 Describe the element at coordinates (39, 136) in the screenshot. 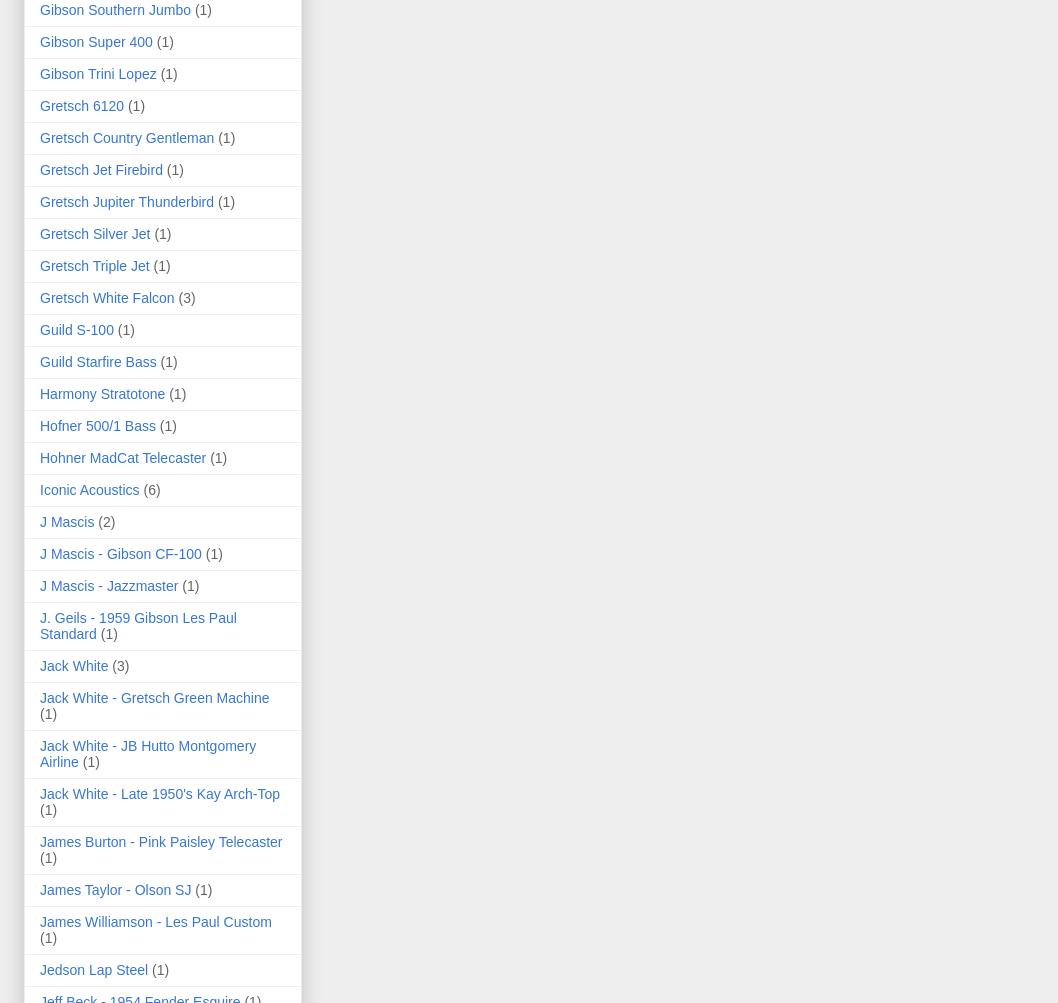

I see `'Gretsch Country Gentleman'` at that location.